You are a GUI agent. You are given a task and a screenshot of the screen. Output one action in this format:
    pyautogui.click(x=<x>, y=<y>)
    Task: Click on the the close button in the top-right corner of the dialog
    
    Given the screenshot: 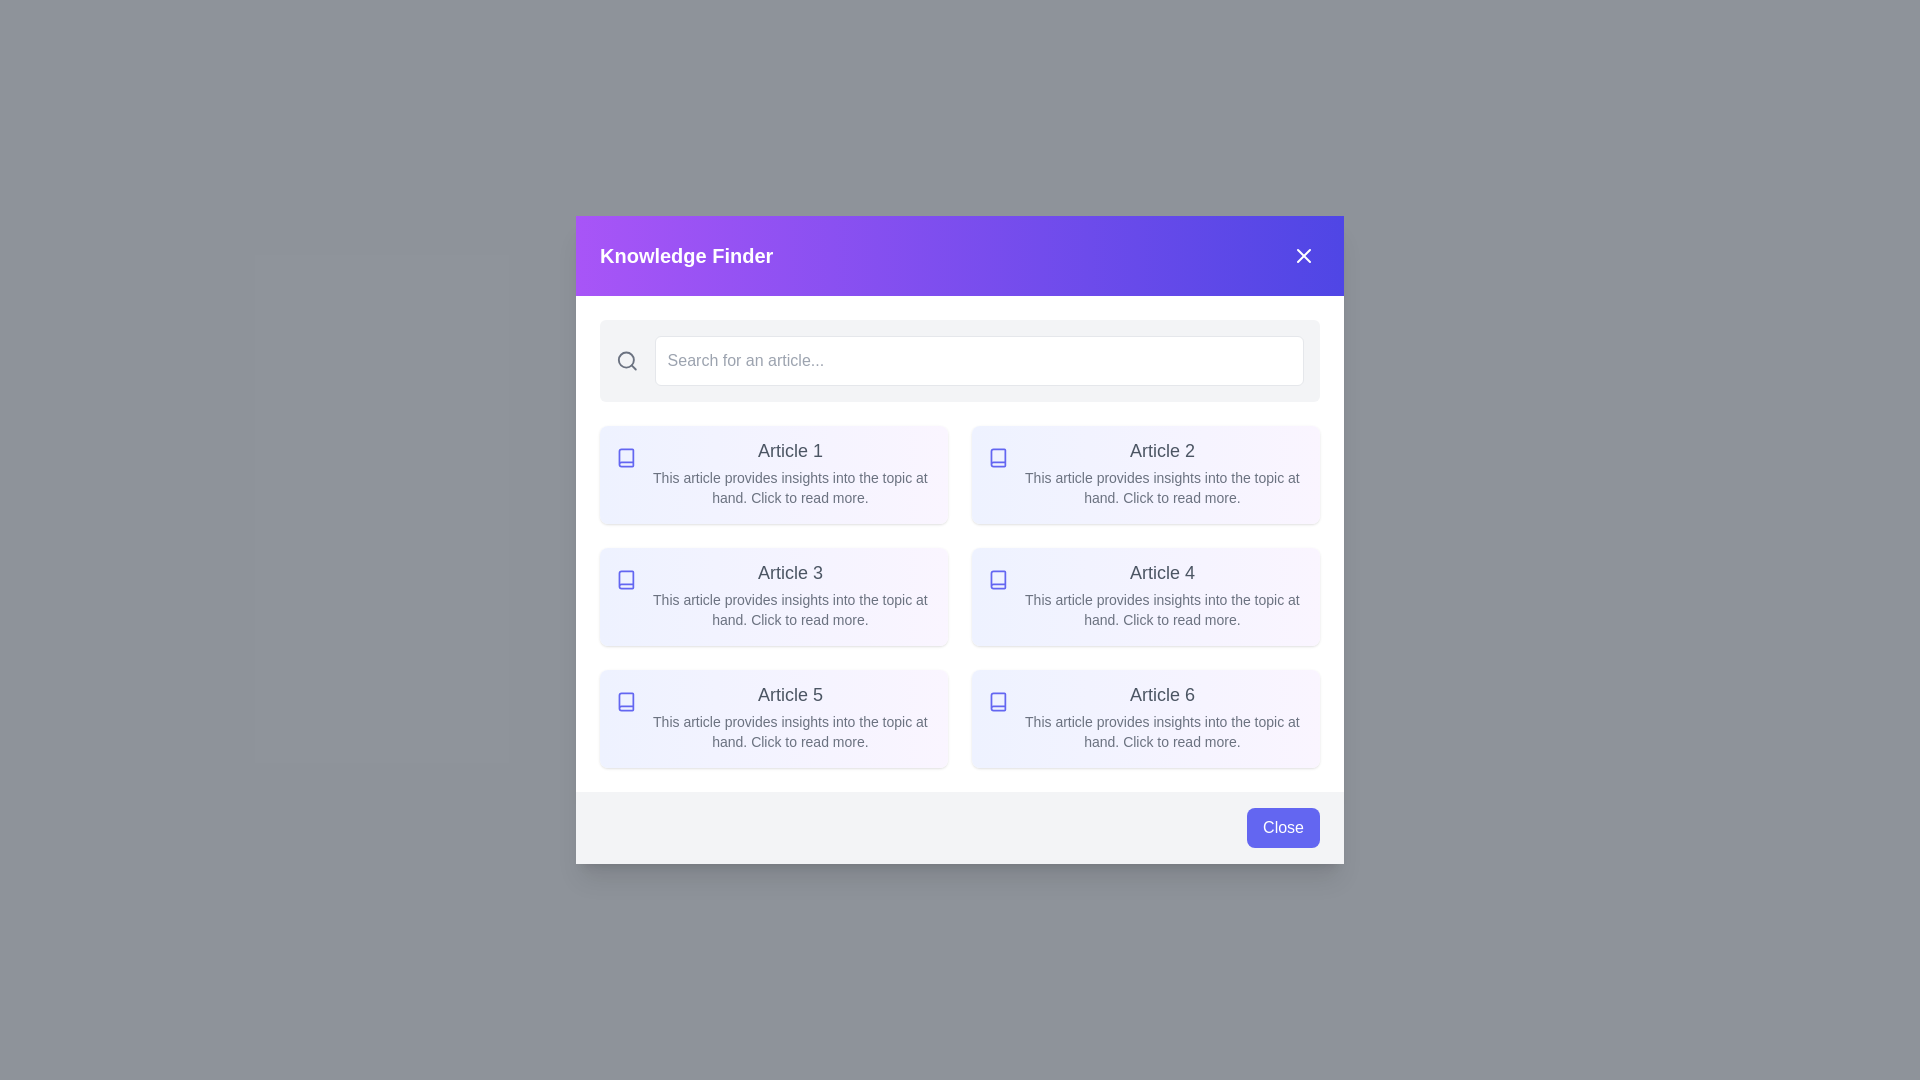 What is the action you would take?
    pyautogui.click(x=1304, y=254)
    